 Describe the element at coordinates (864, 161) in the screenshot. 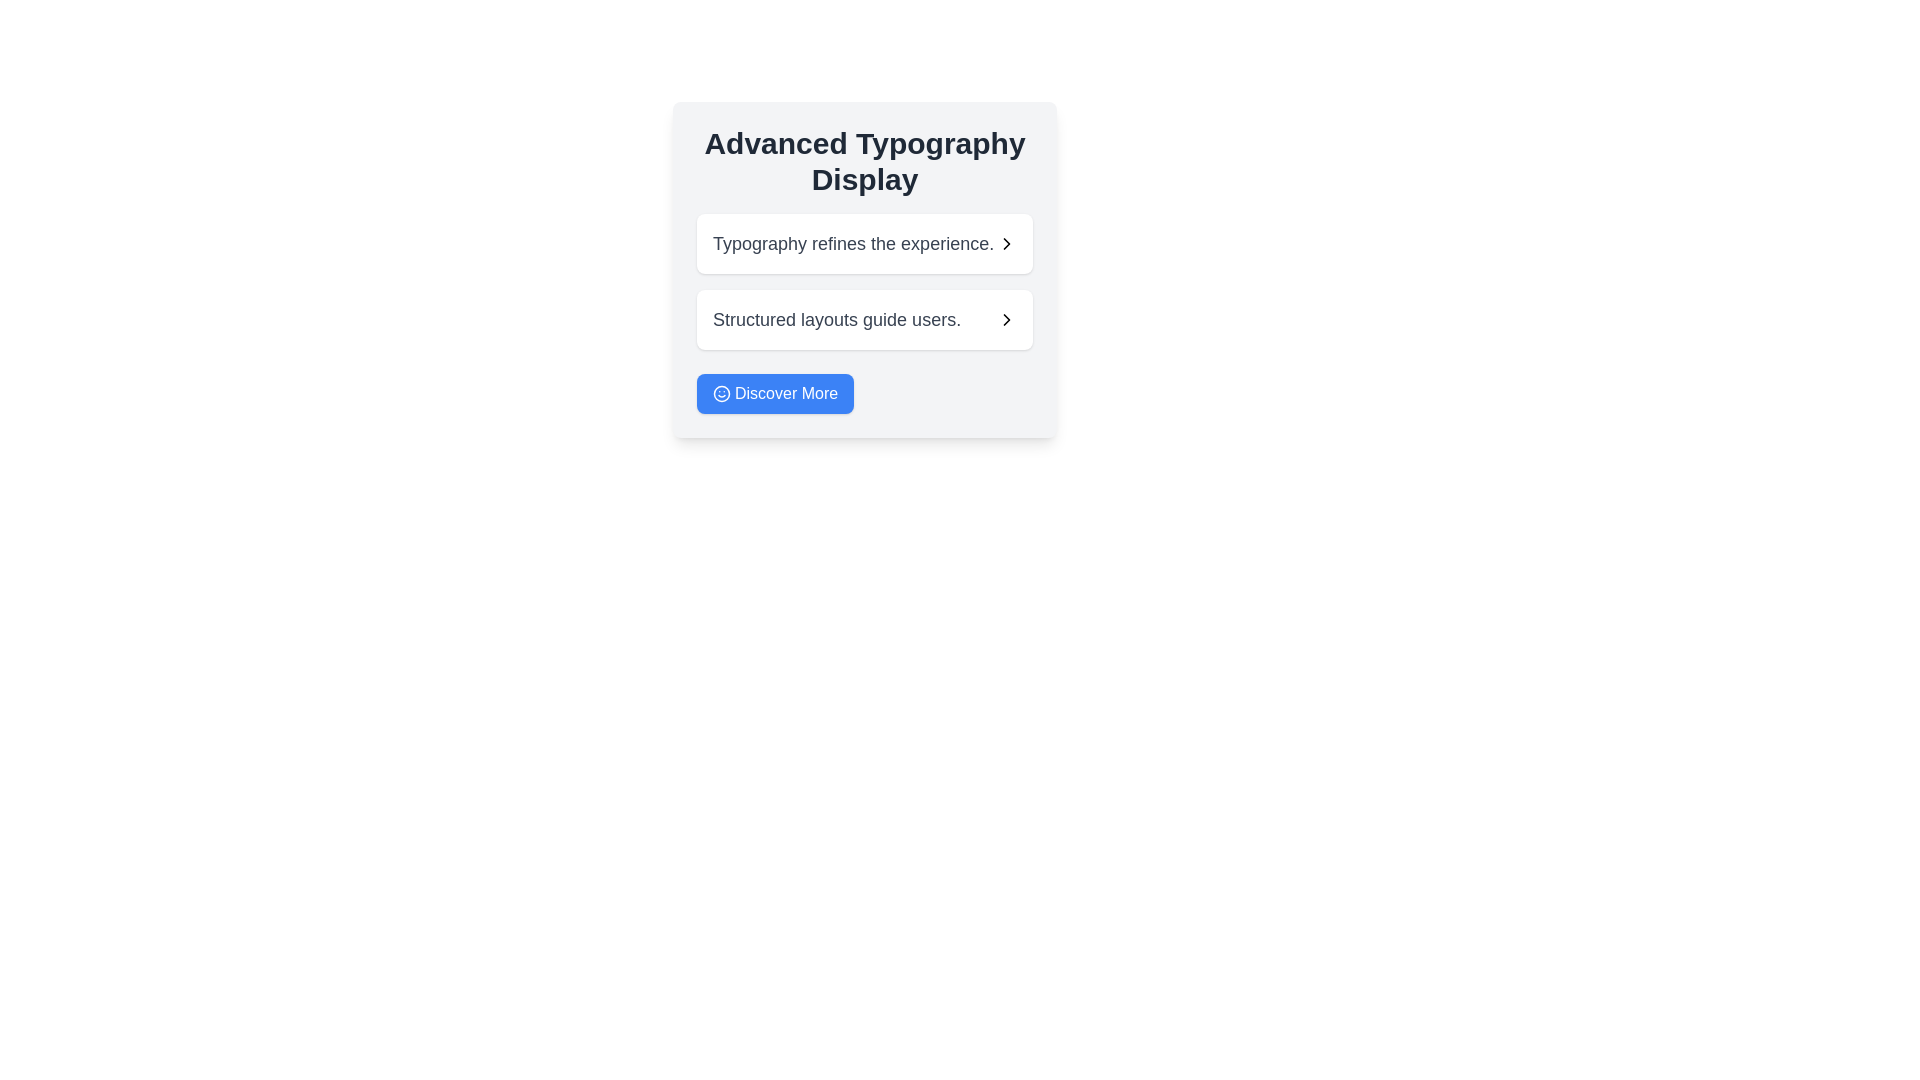

I see `the Text Element (Header) that serves as the title for the content, positioned at the top of the card layout` at that location.